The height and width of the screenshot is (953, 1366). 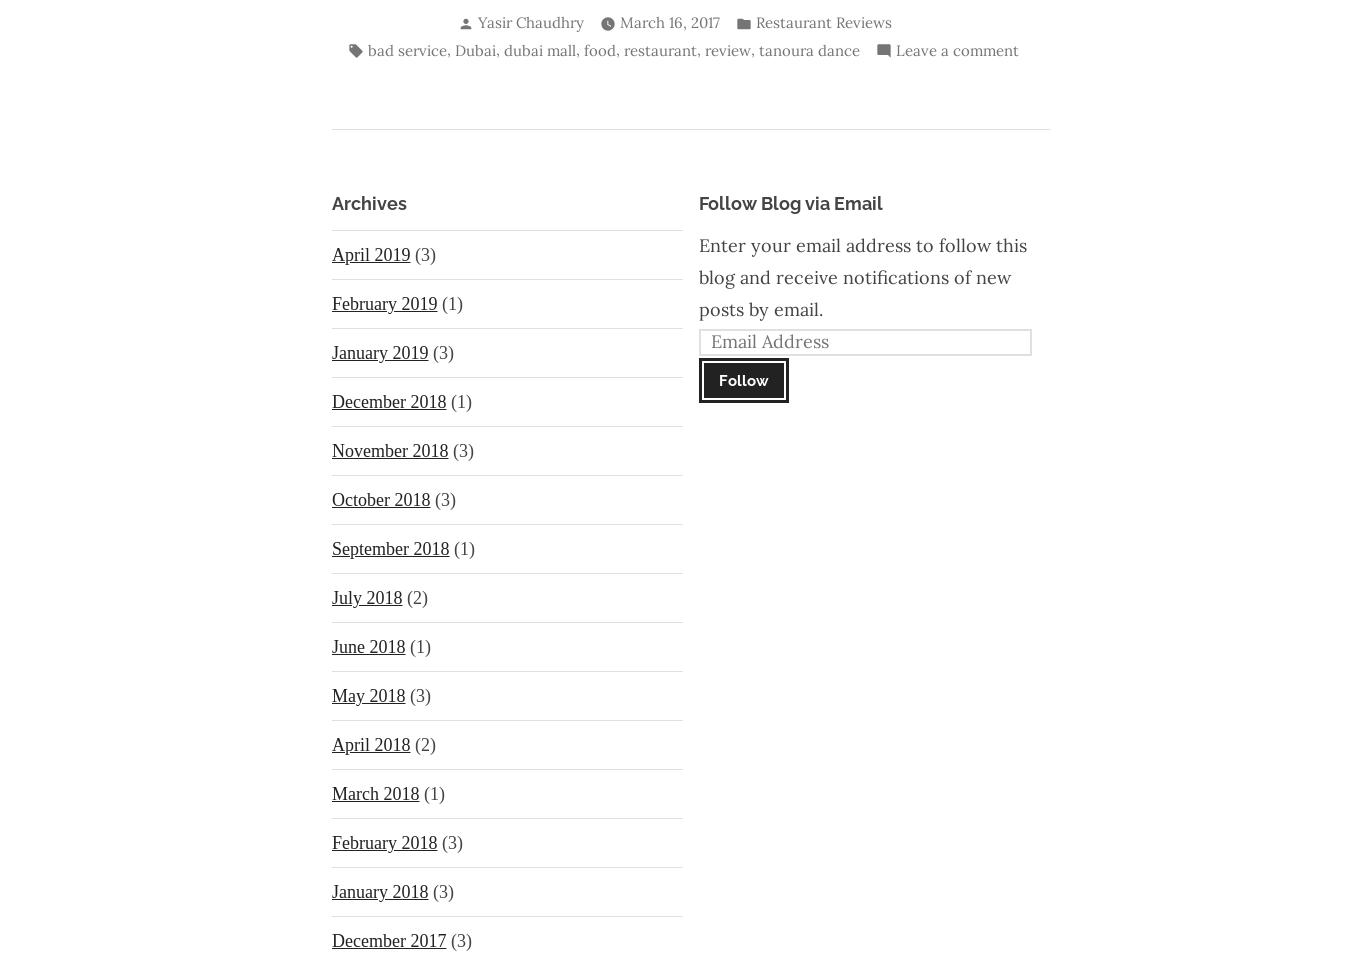 What do you see at coordinates (405, 48) in the screenshot?
I see `'bad service'` at bounding box center [405, 48].